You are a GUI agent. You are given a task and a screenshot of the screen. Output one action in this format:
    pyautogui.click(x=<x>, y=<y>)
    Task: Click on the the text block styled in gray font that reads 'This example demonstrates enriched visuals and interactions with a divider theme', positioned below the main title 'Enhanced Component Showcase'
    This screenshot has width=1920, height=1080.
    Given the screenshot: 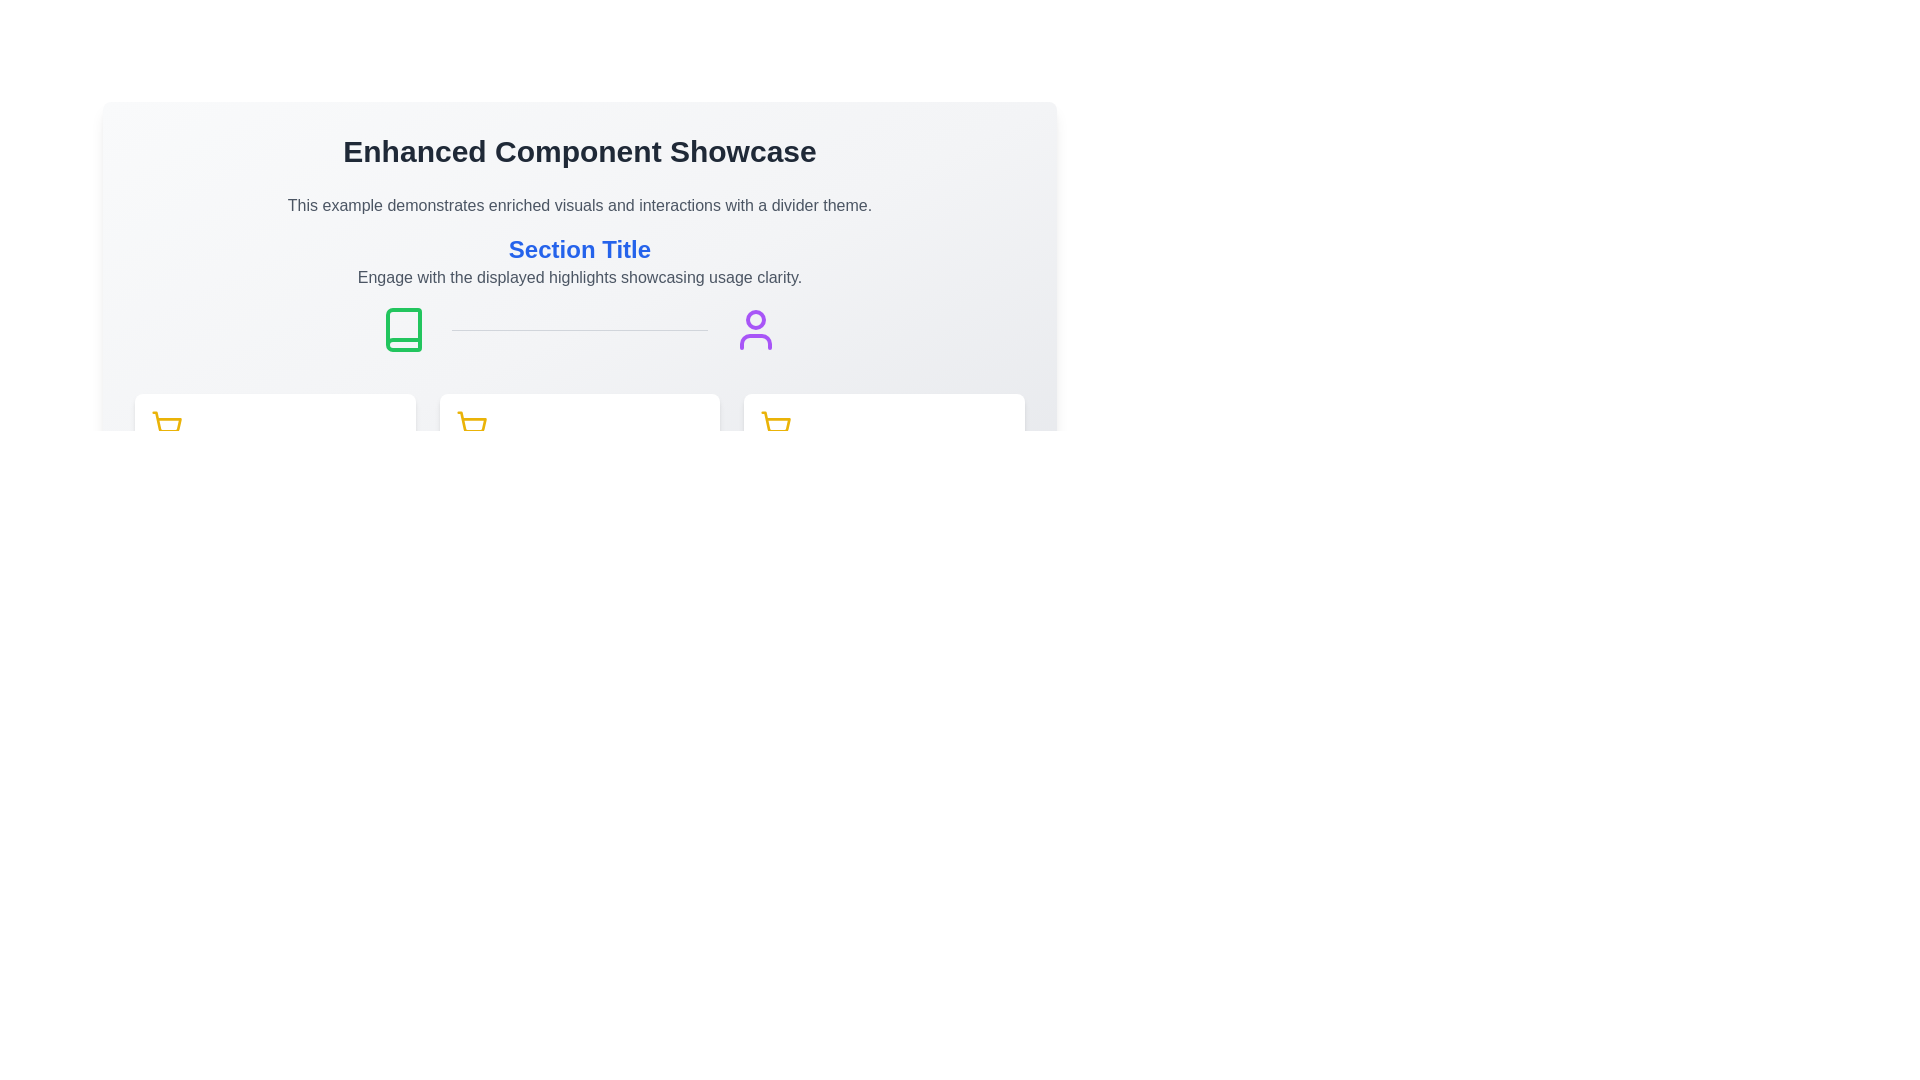 What is the action you would take?
    pyautogui.click(x=579, y=205)
    